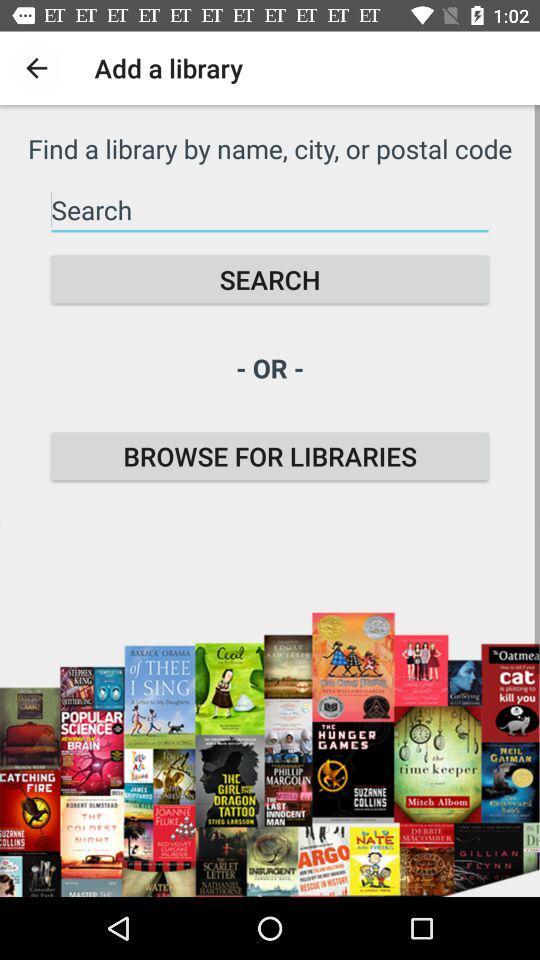 The image size is (540, 960). Describe the element at coordinates (270, 210) in the screenshot. I see `the icon below find a library icon` at that location.